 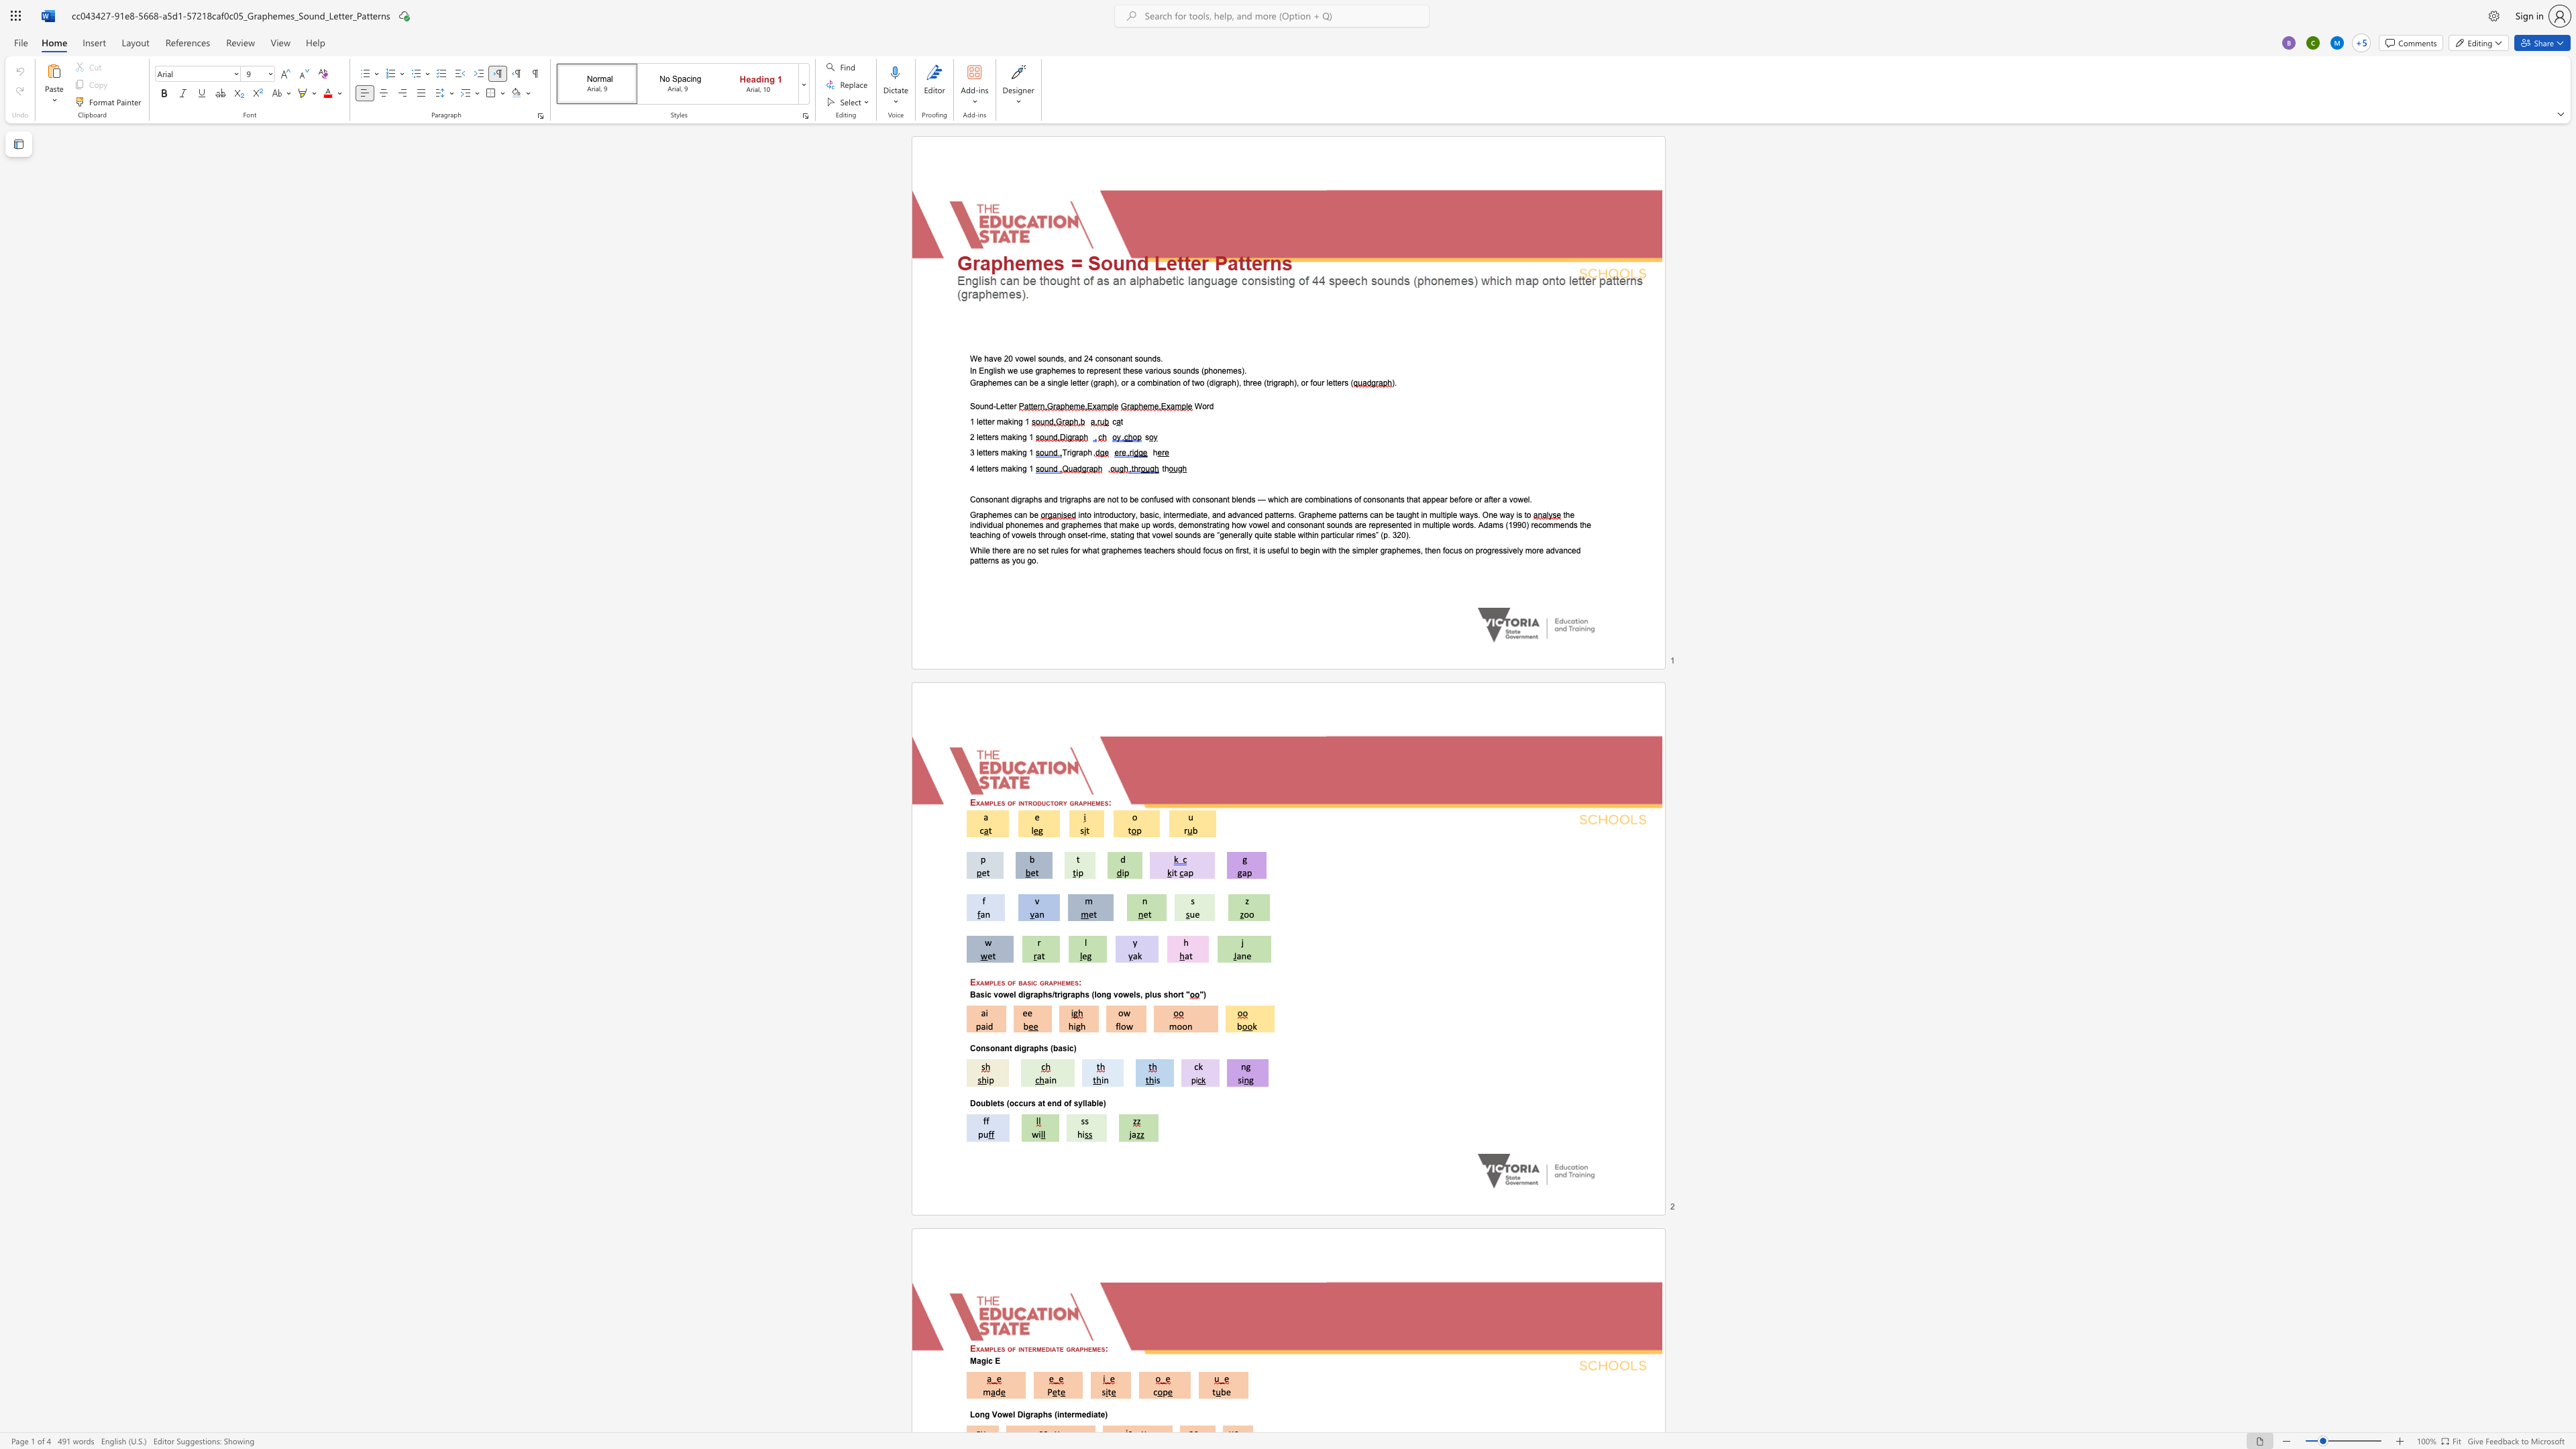 What do you see at coordinates (1148, 550) in the screenshot?
I see `the 9th character "e" in the text` at bounding box center [1148, 550].